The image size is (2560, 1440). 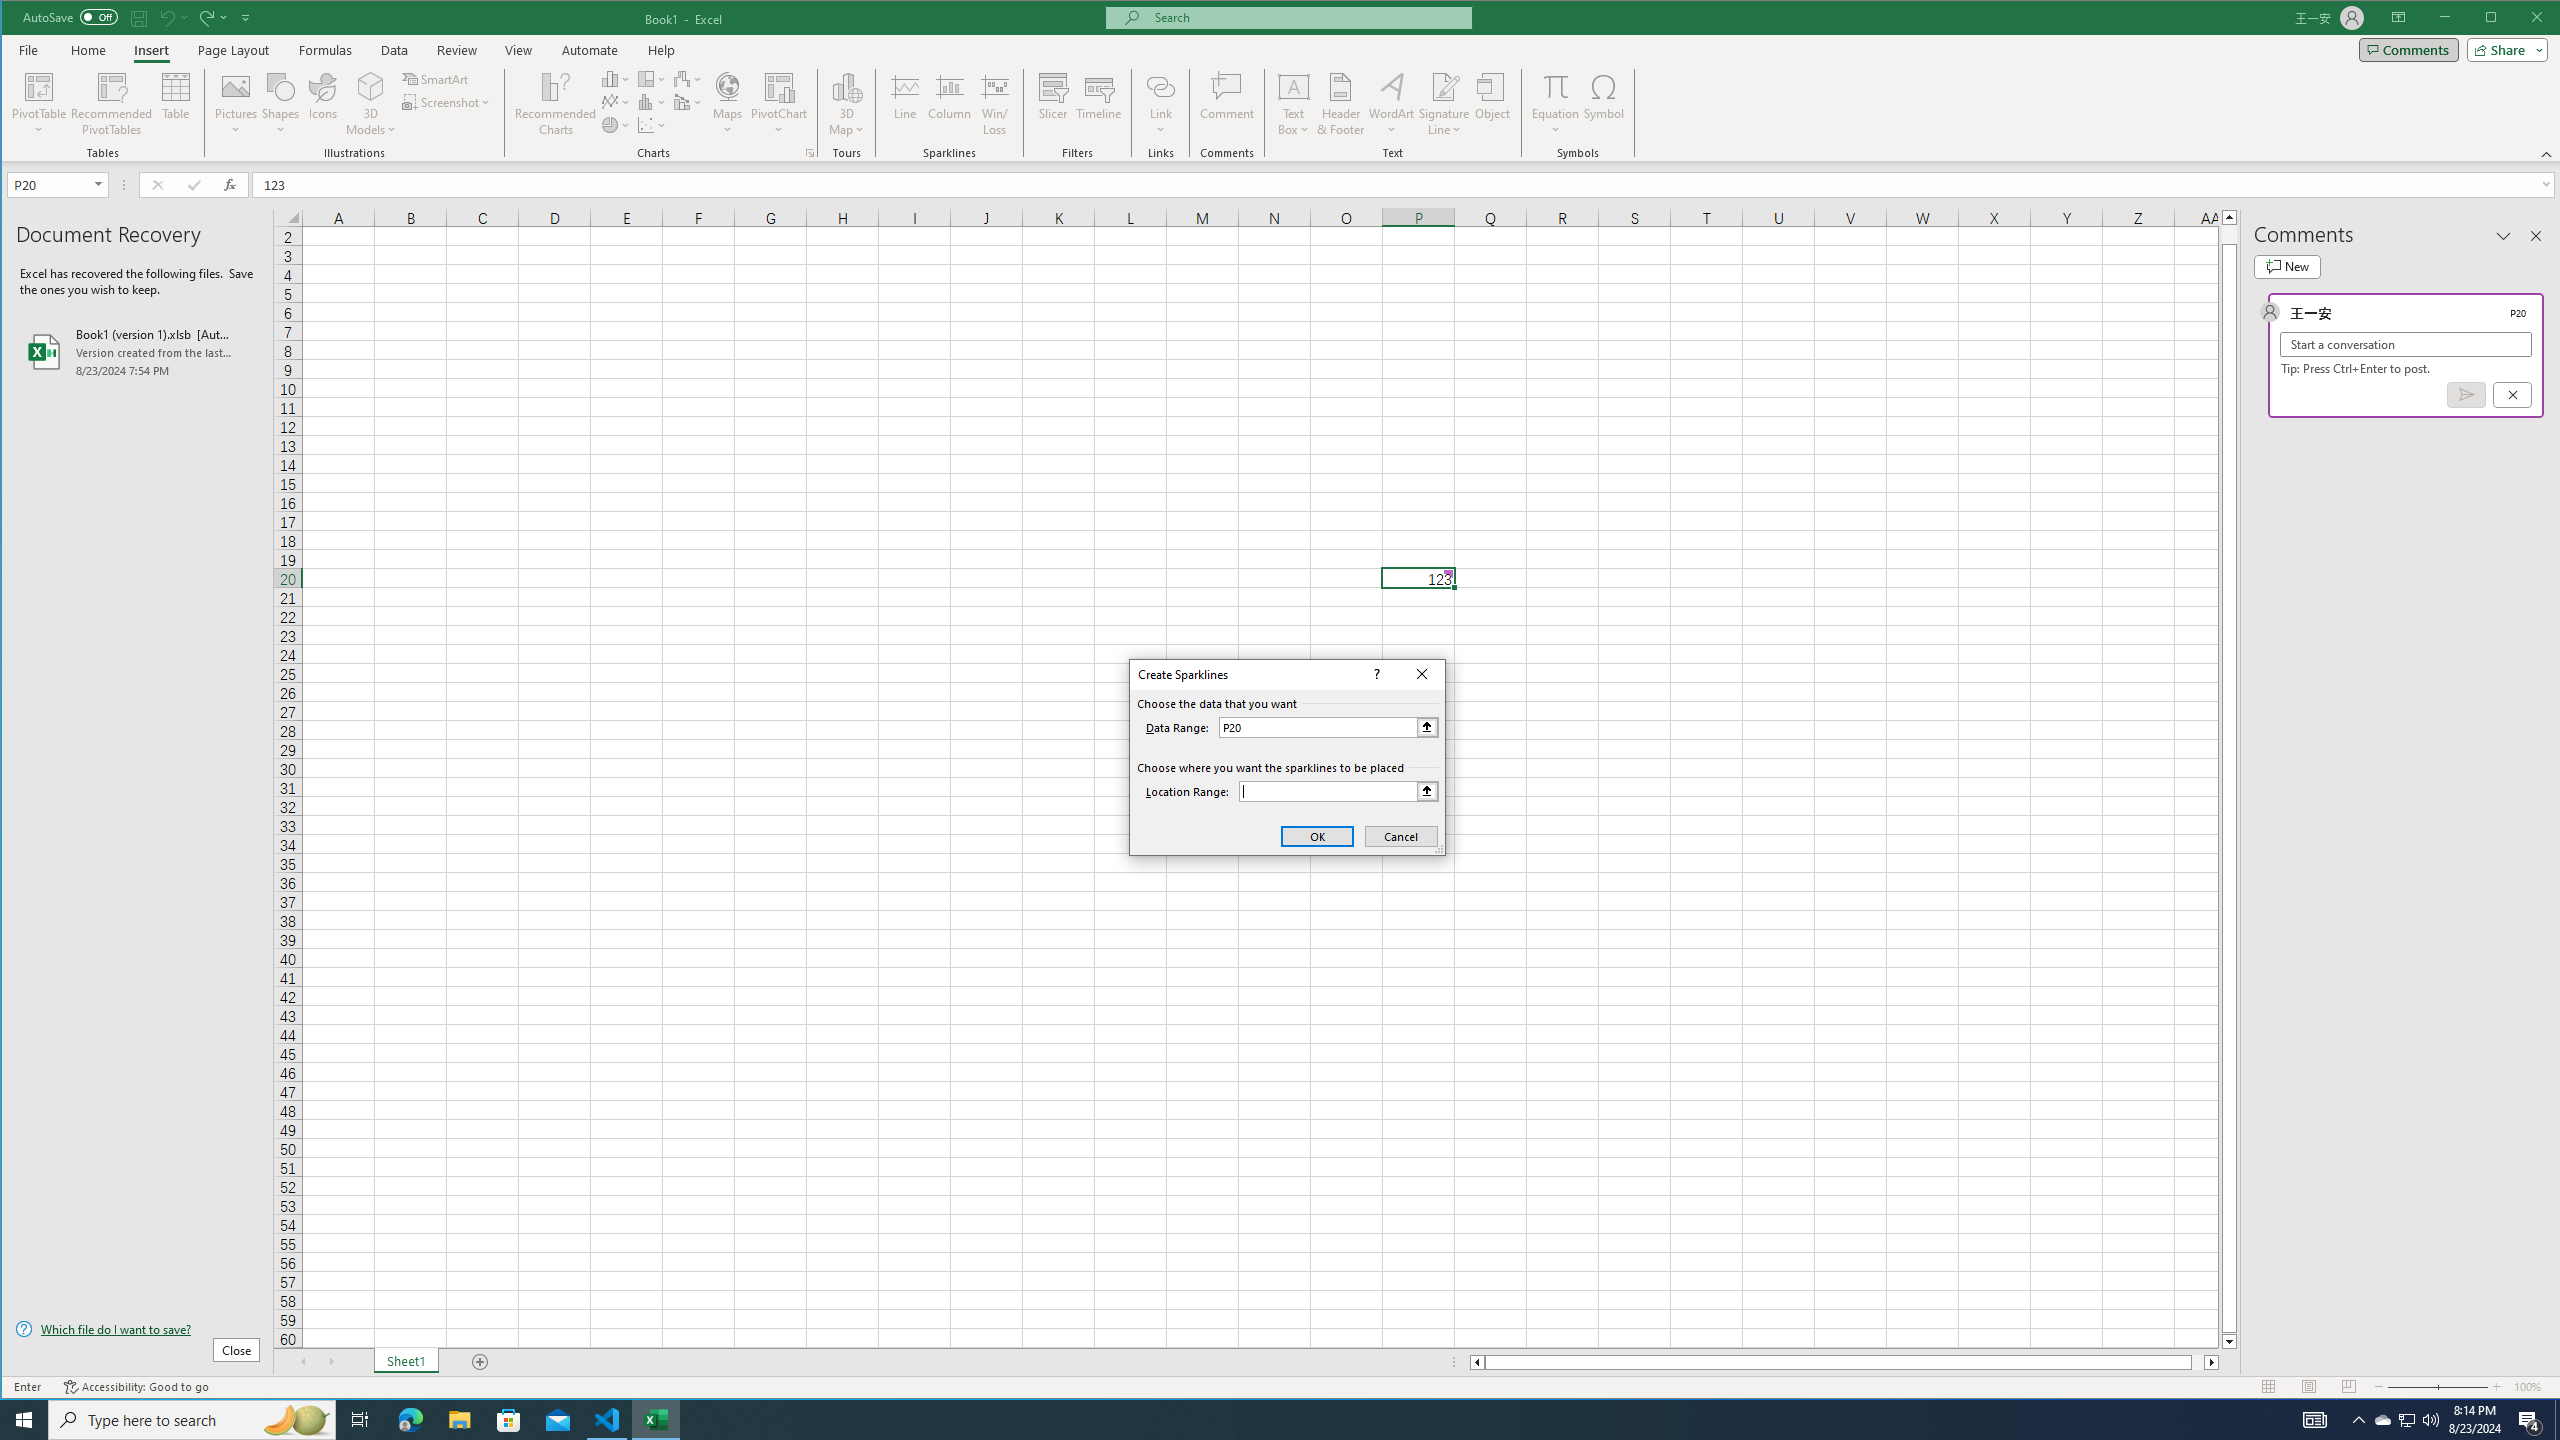 What do you see at coordinates (448, 102) in the screenshot?
I see `'Screenshot'` at bounding box center [448, 102].